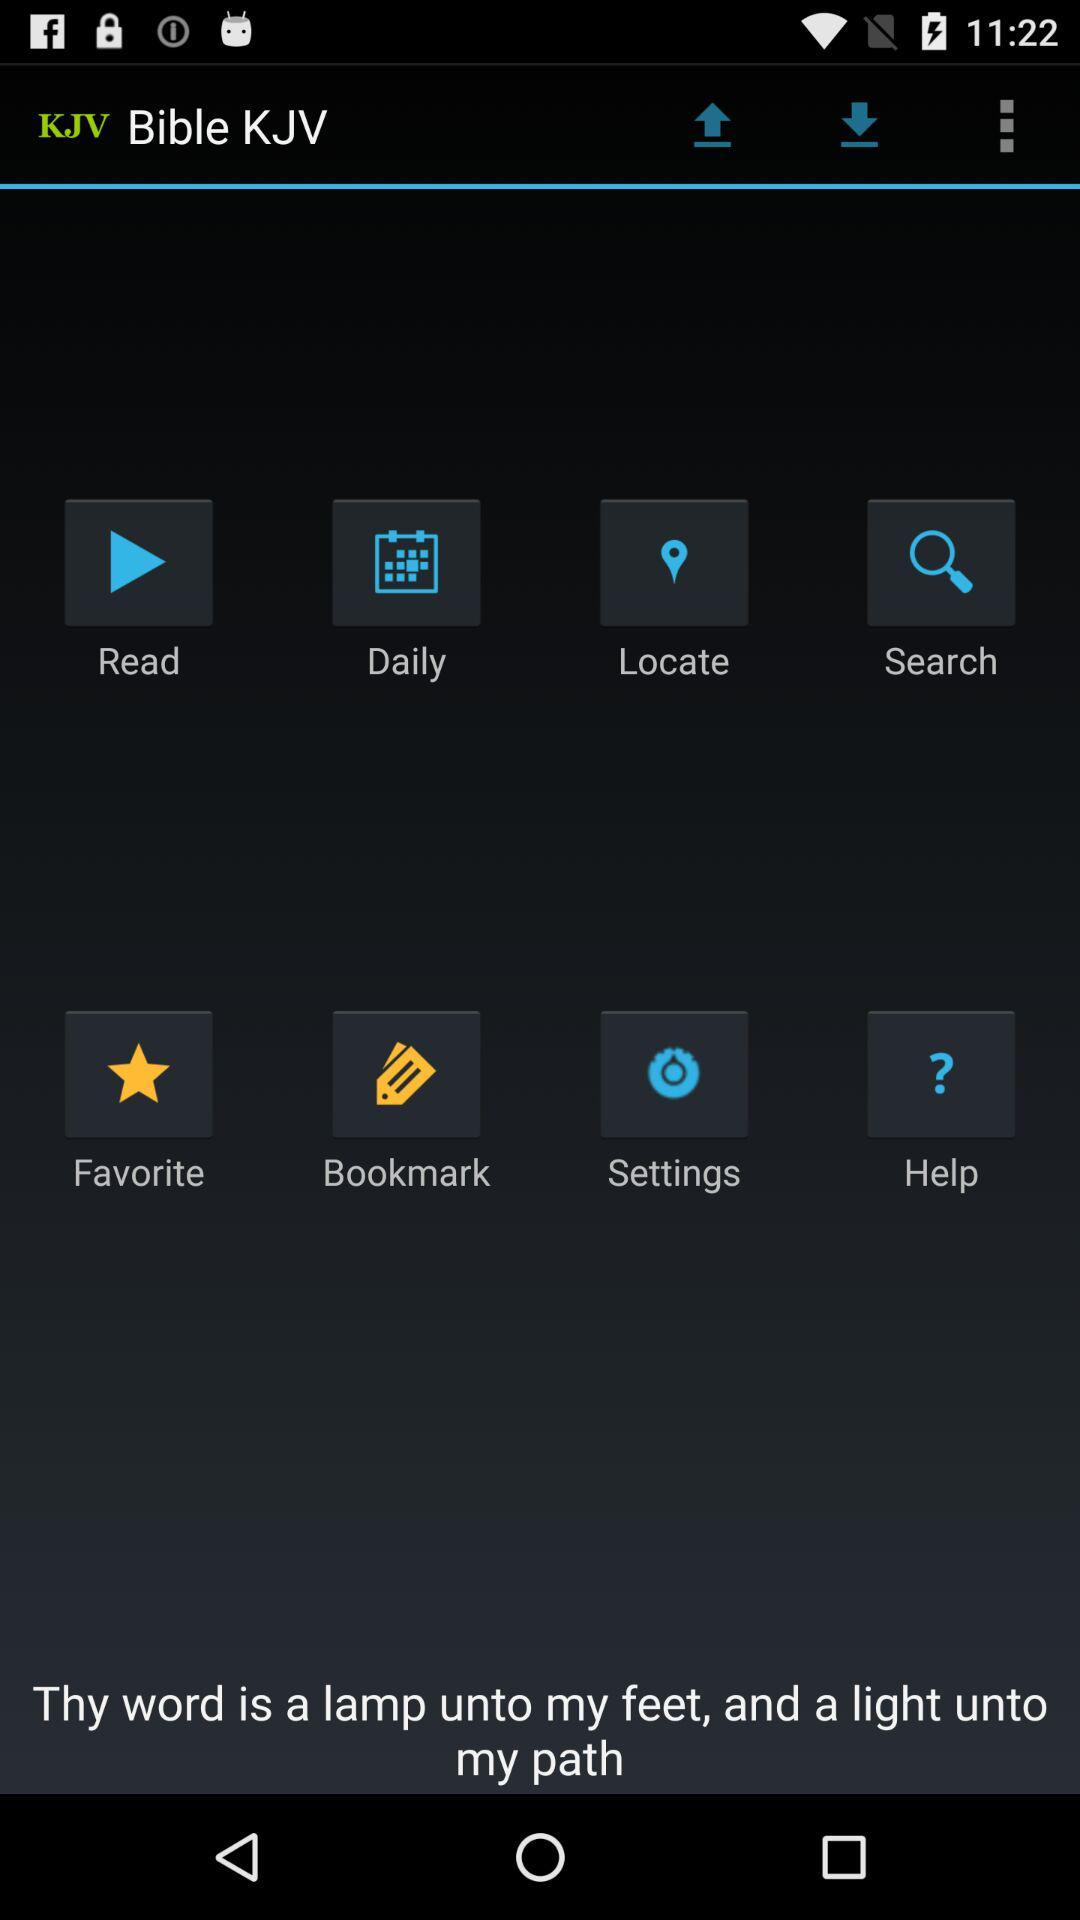  I want to click on the label icon, so click(405, 1148).